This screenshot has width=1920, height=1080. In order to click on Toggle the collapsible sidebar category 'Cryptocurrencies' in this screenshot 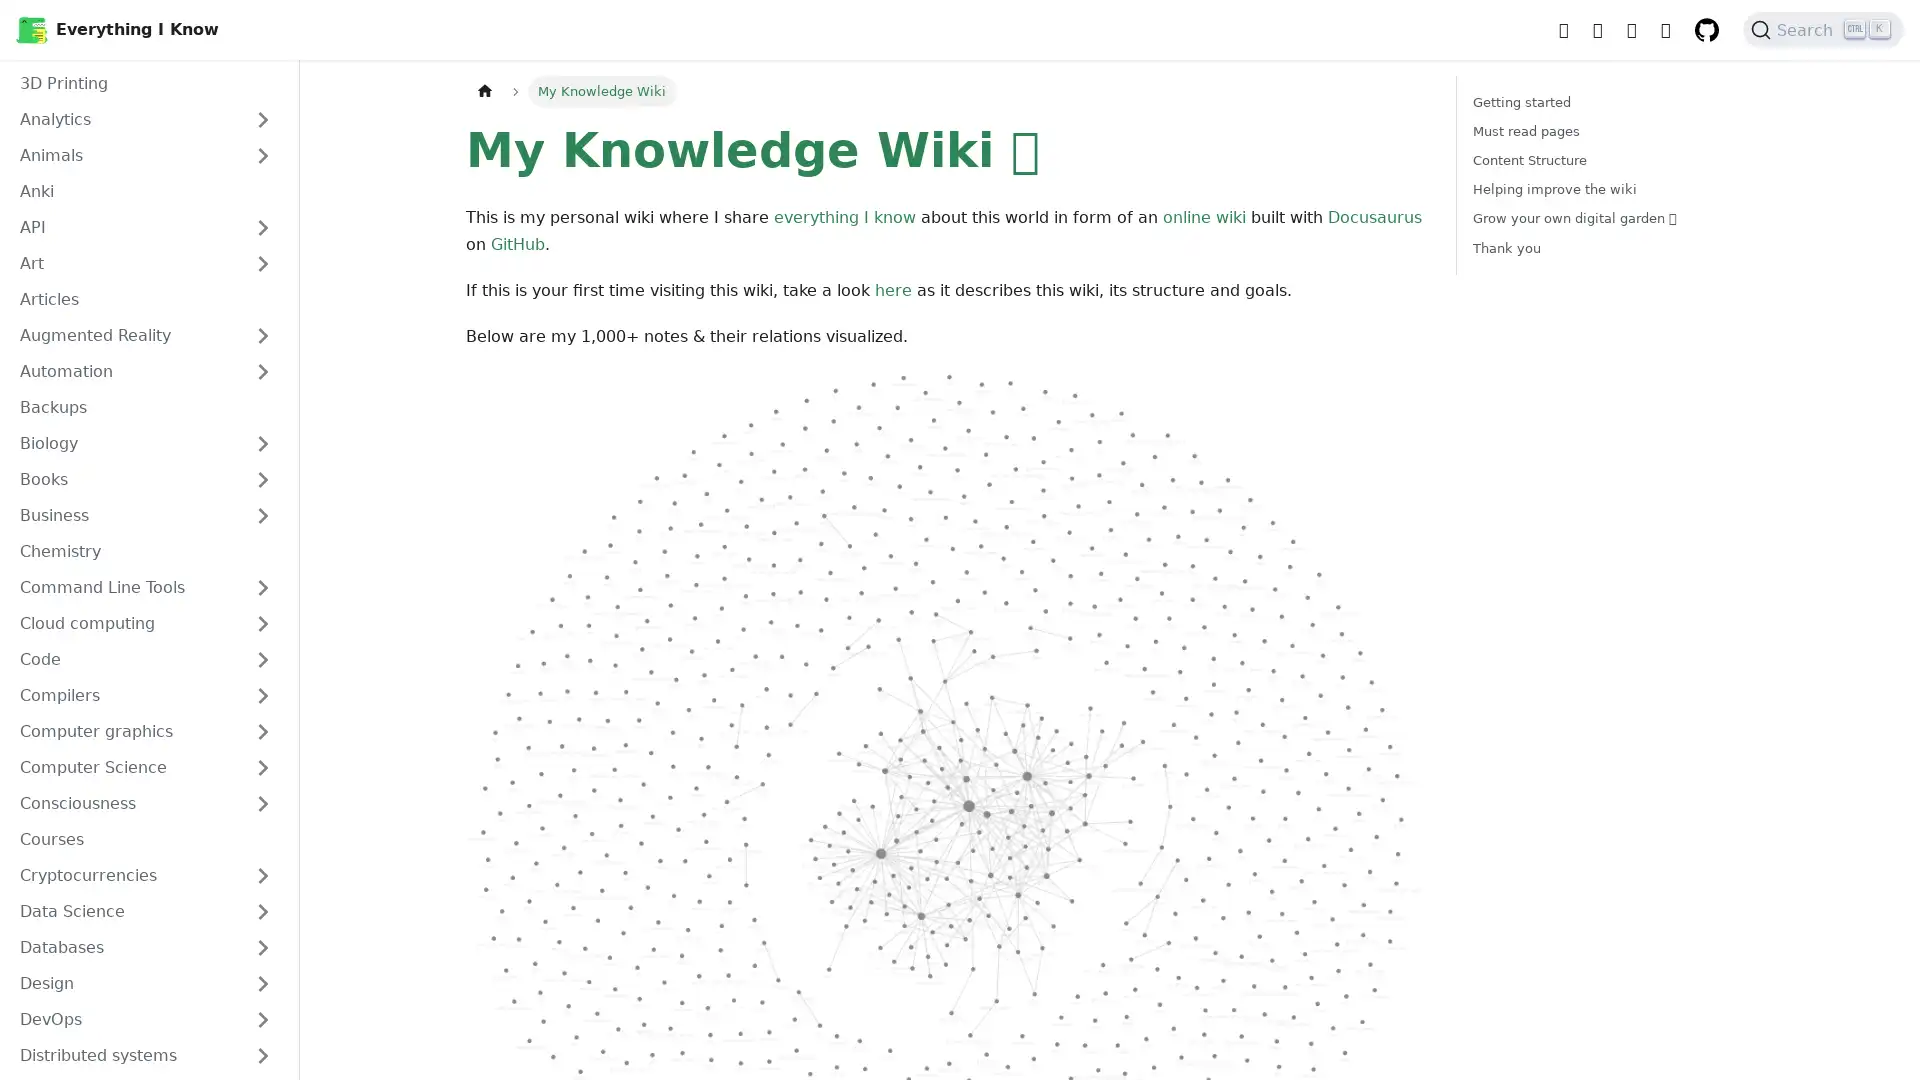, I will do `click(262, 874)`.